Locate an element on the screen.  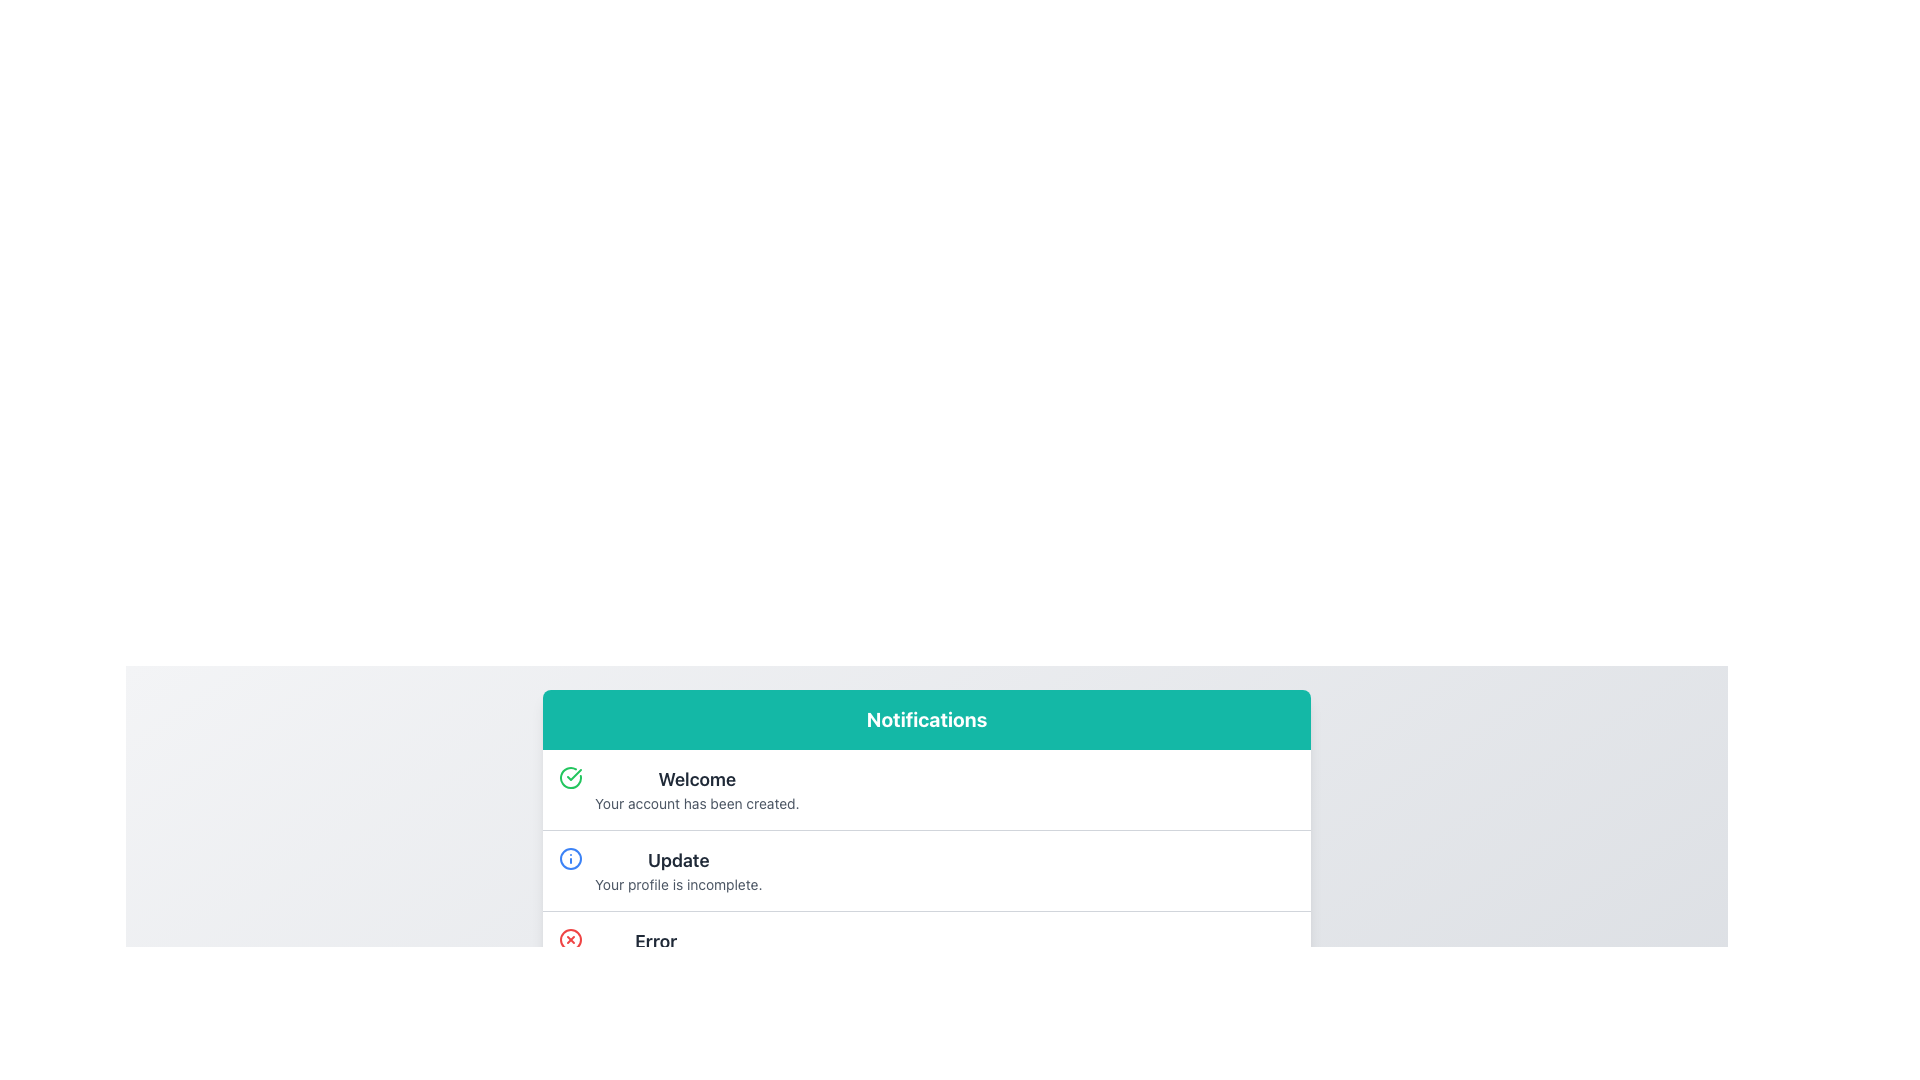
the text area containing the message 'Update' and 'Your profile is incomplete.' located in the second row of the 'Notifications' list is located at coordinates (678, 870).